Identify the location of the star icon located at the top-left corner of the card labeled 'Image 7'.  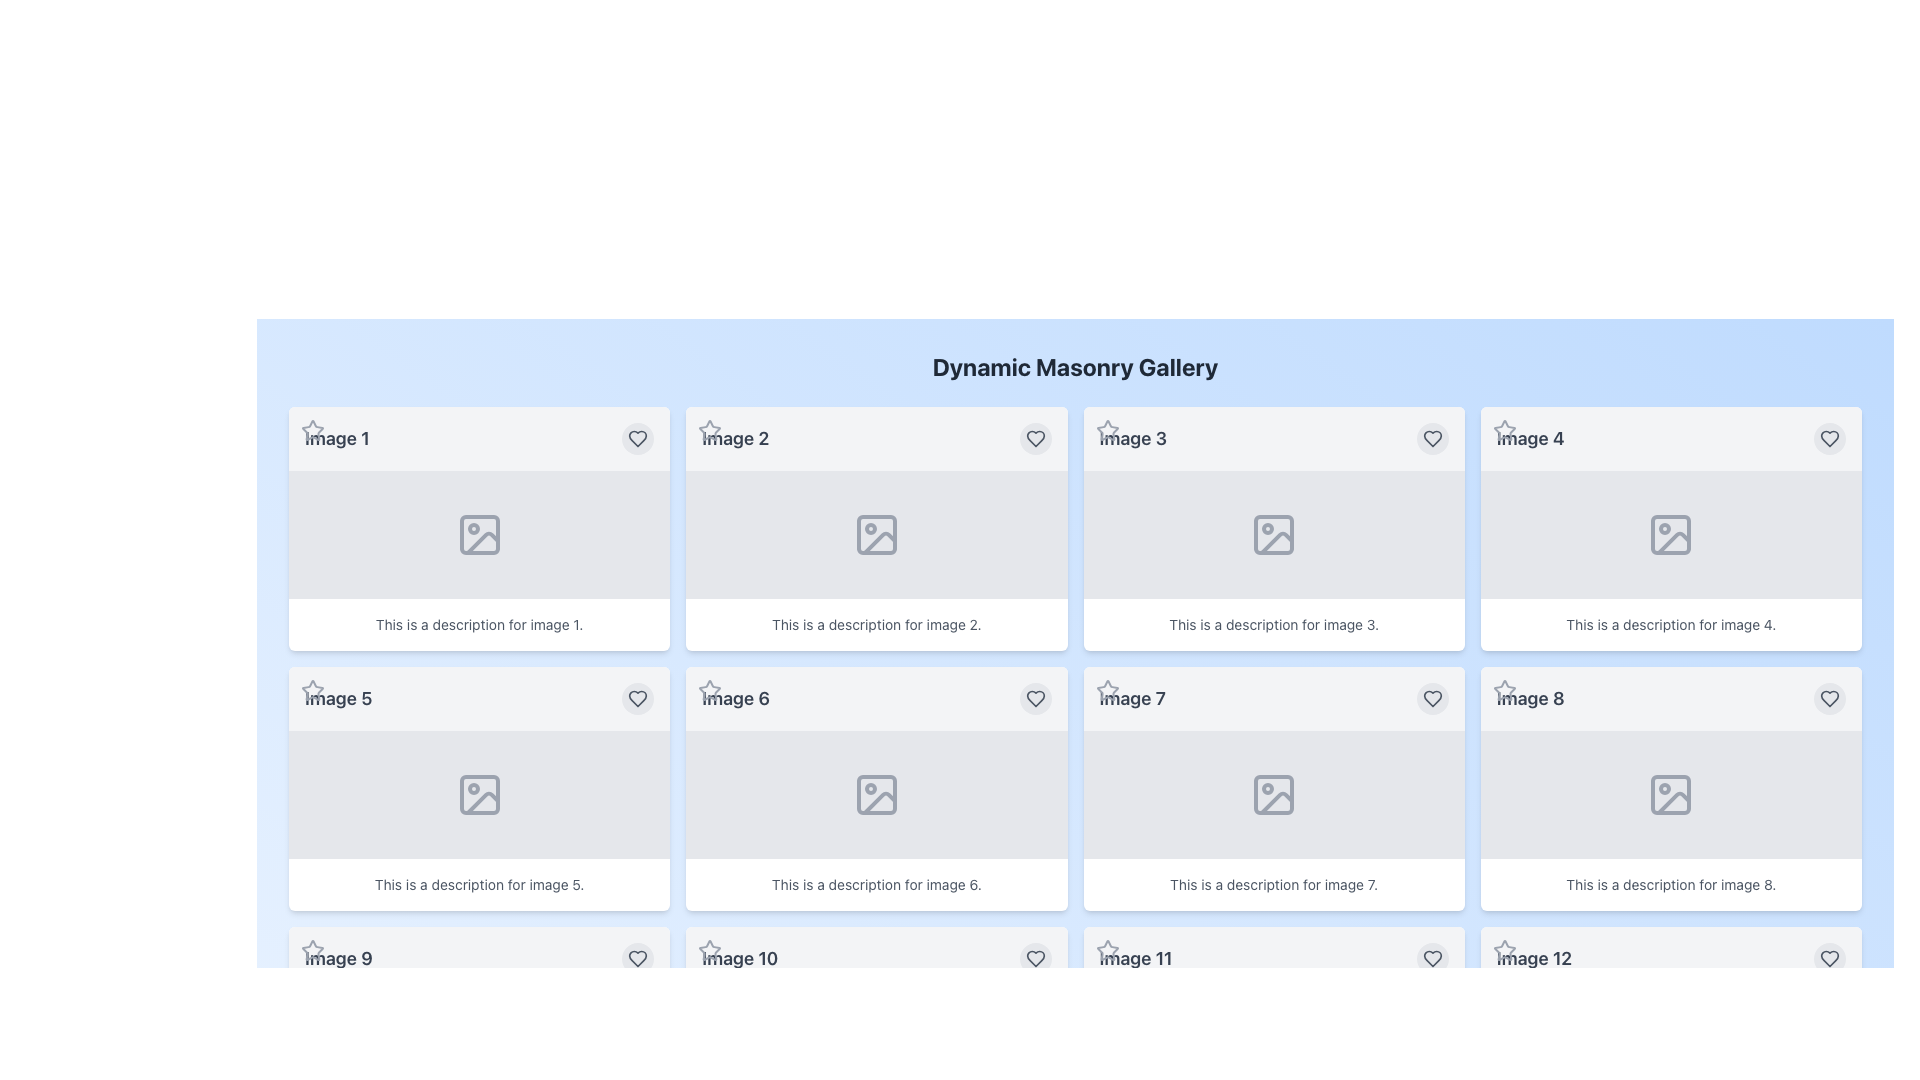
(1106, 689).